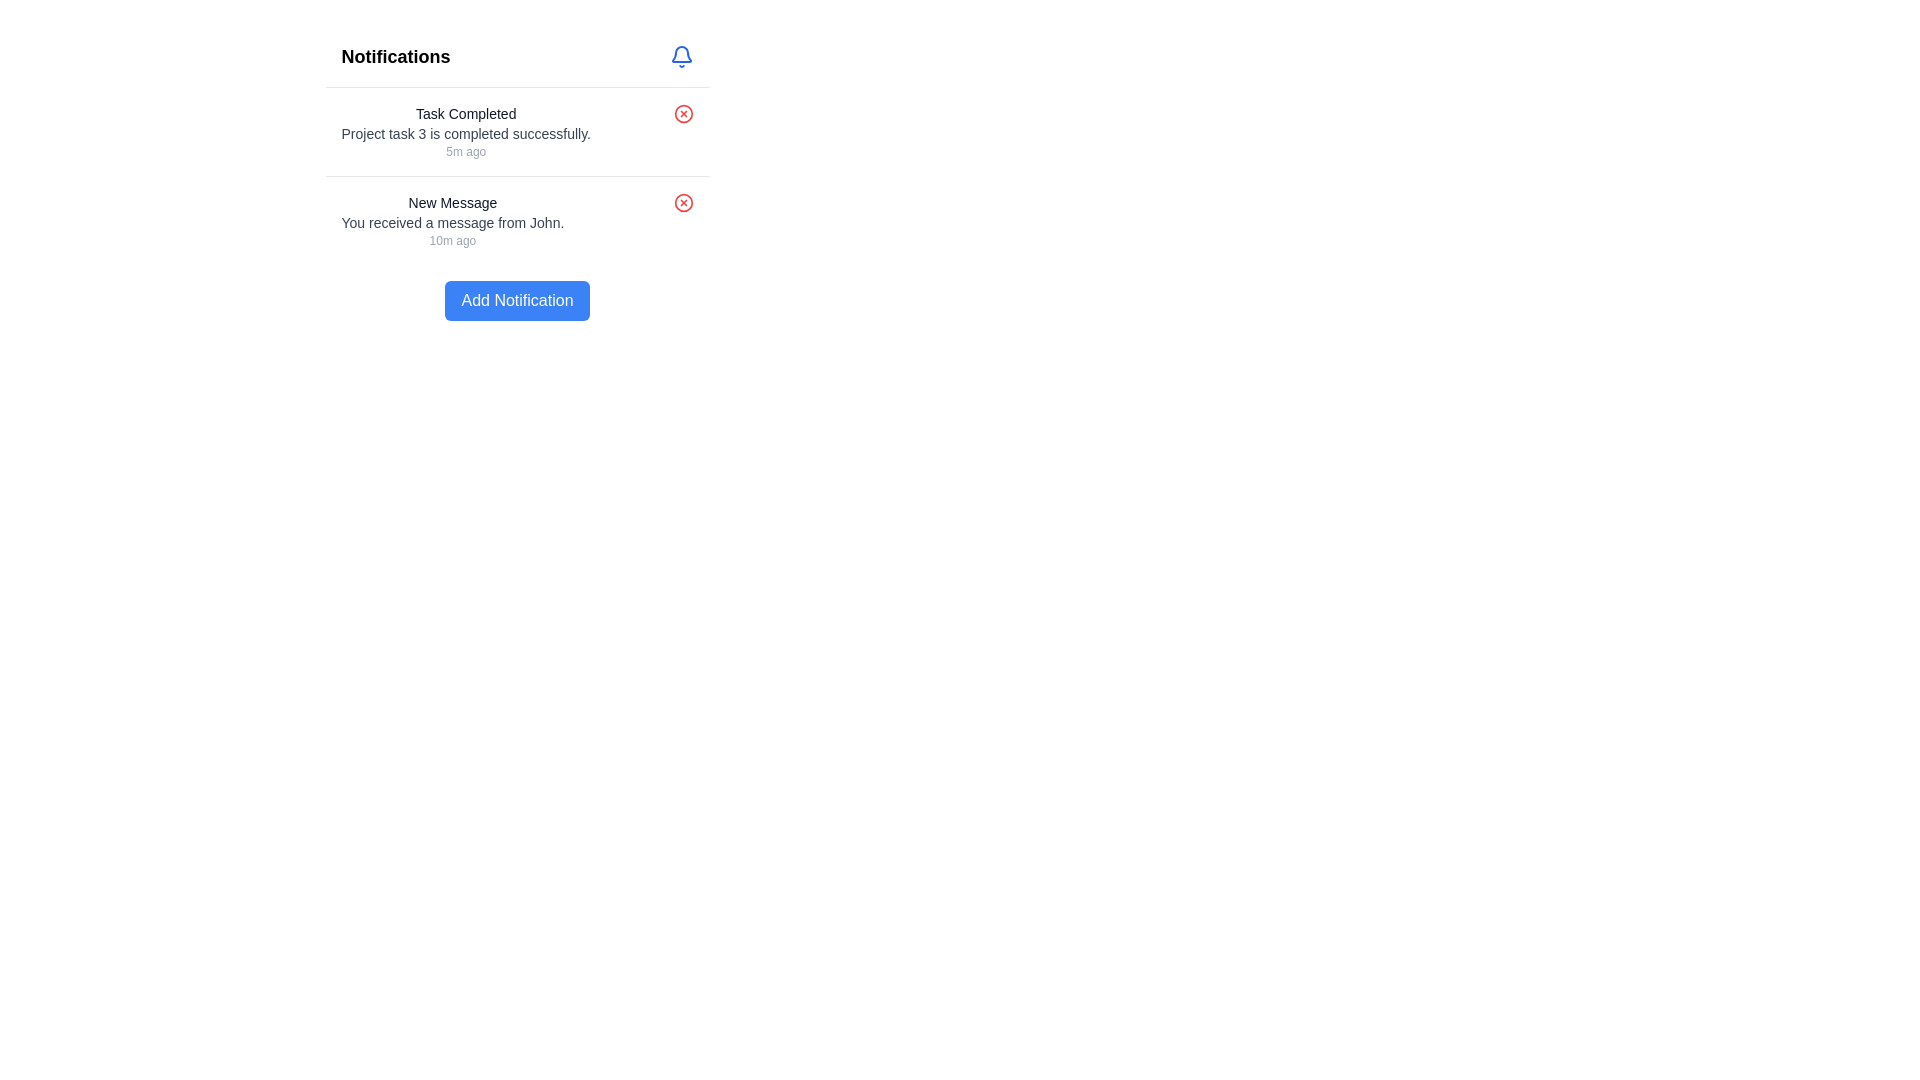 The image size is (1920, 1080). What do you see at coordinates (451, 203) in the screenshot?
I see `the 'New Message' label, which is styled in medium-weight and small-sized black font, located at the top of the second notification item above the description 'You received a message from John.'` at bounding box center [451, 203].